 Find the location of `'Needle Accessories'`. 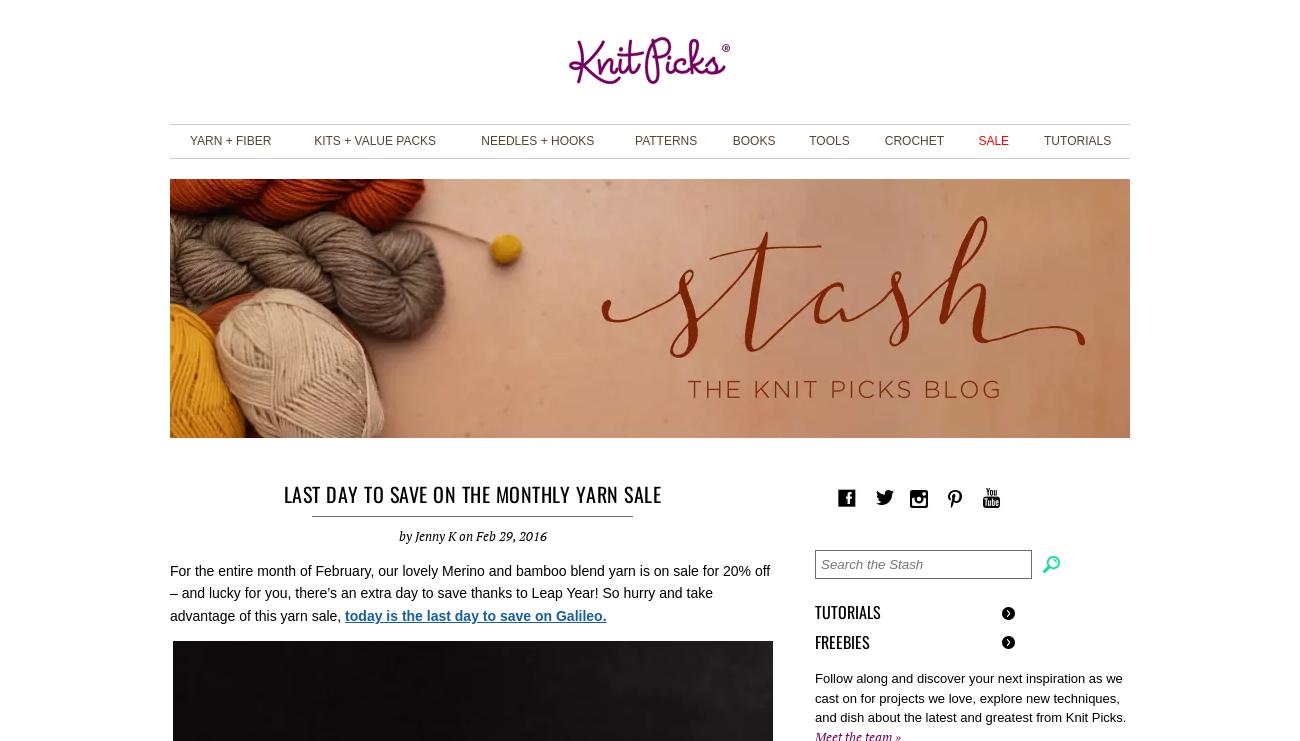

'Needle Accessories' is located at coordinates (865, 253).